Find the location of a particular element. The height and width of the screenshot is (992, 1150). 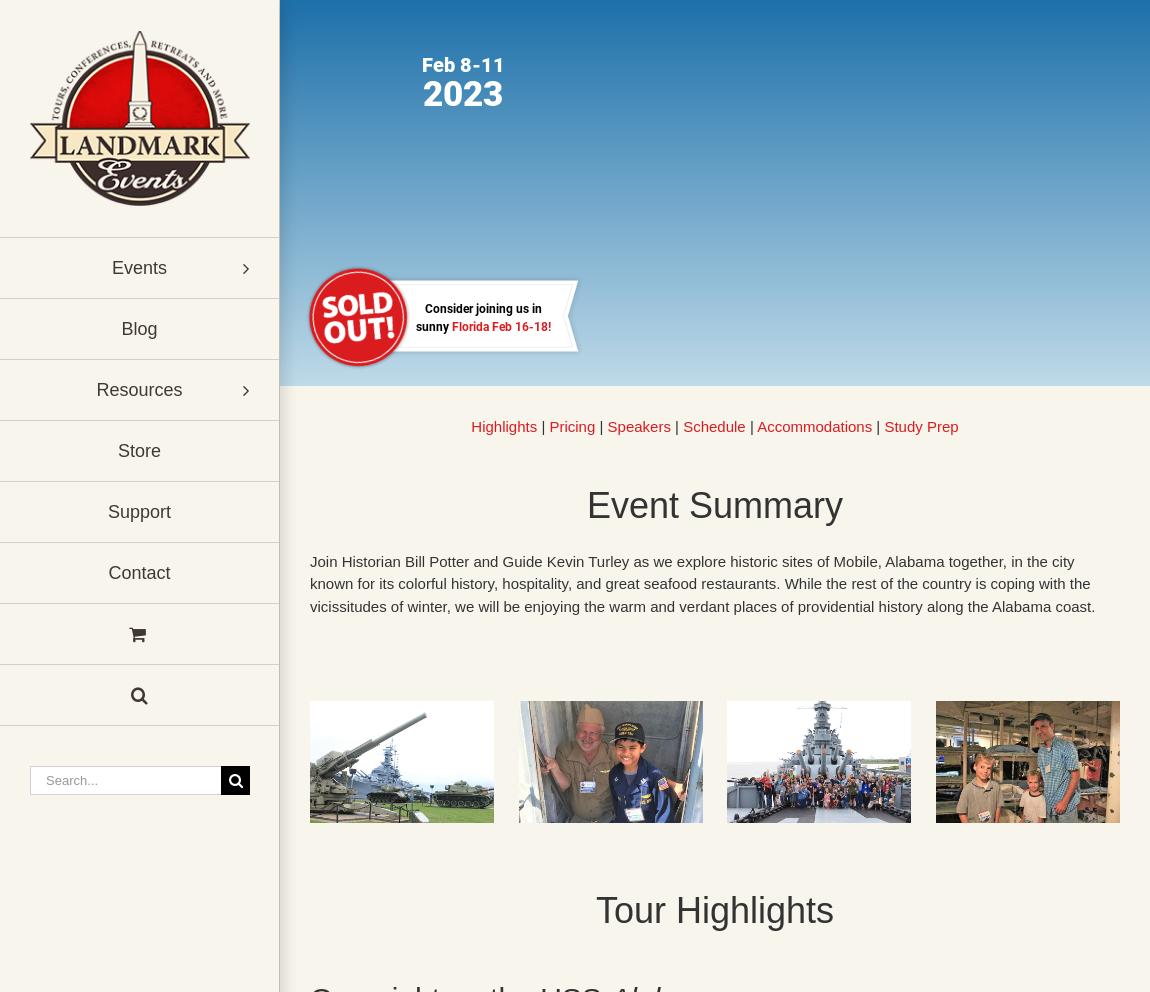

'Accommodations' is located at coordinates (756, 425).